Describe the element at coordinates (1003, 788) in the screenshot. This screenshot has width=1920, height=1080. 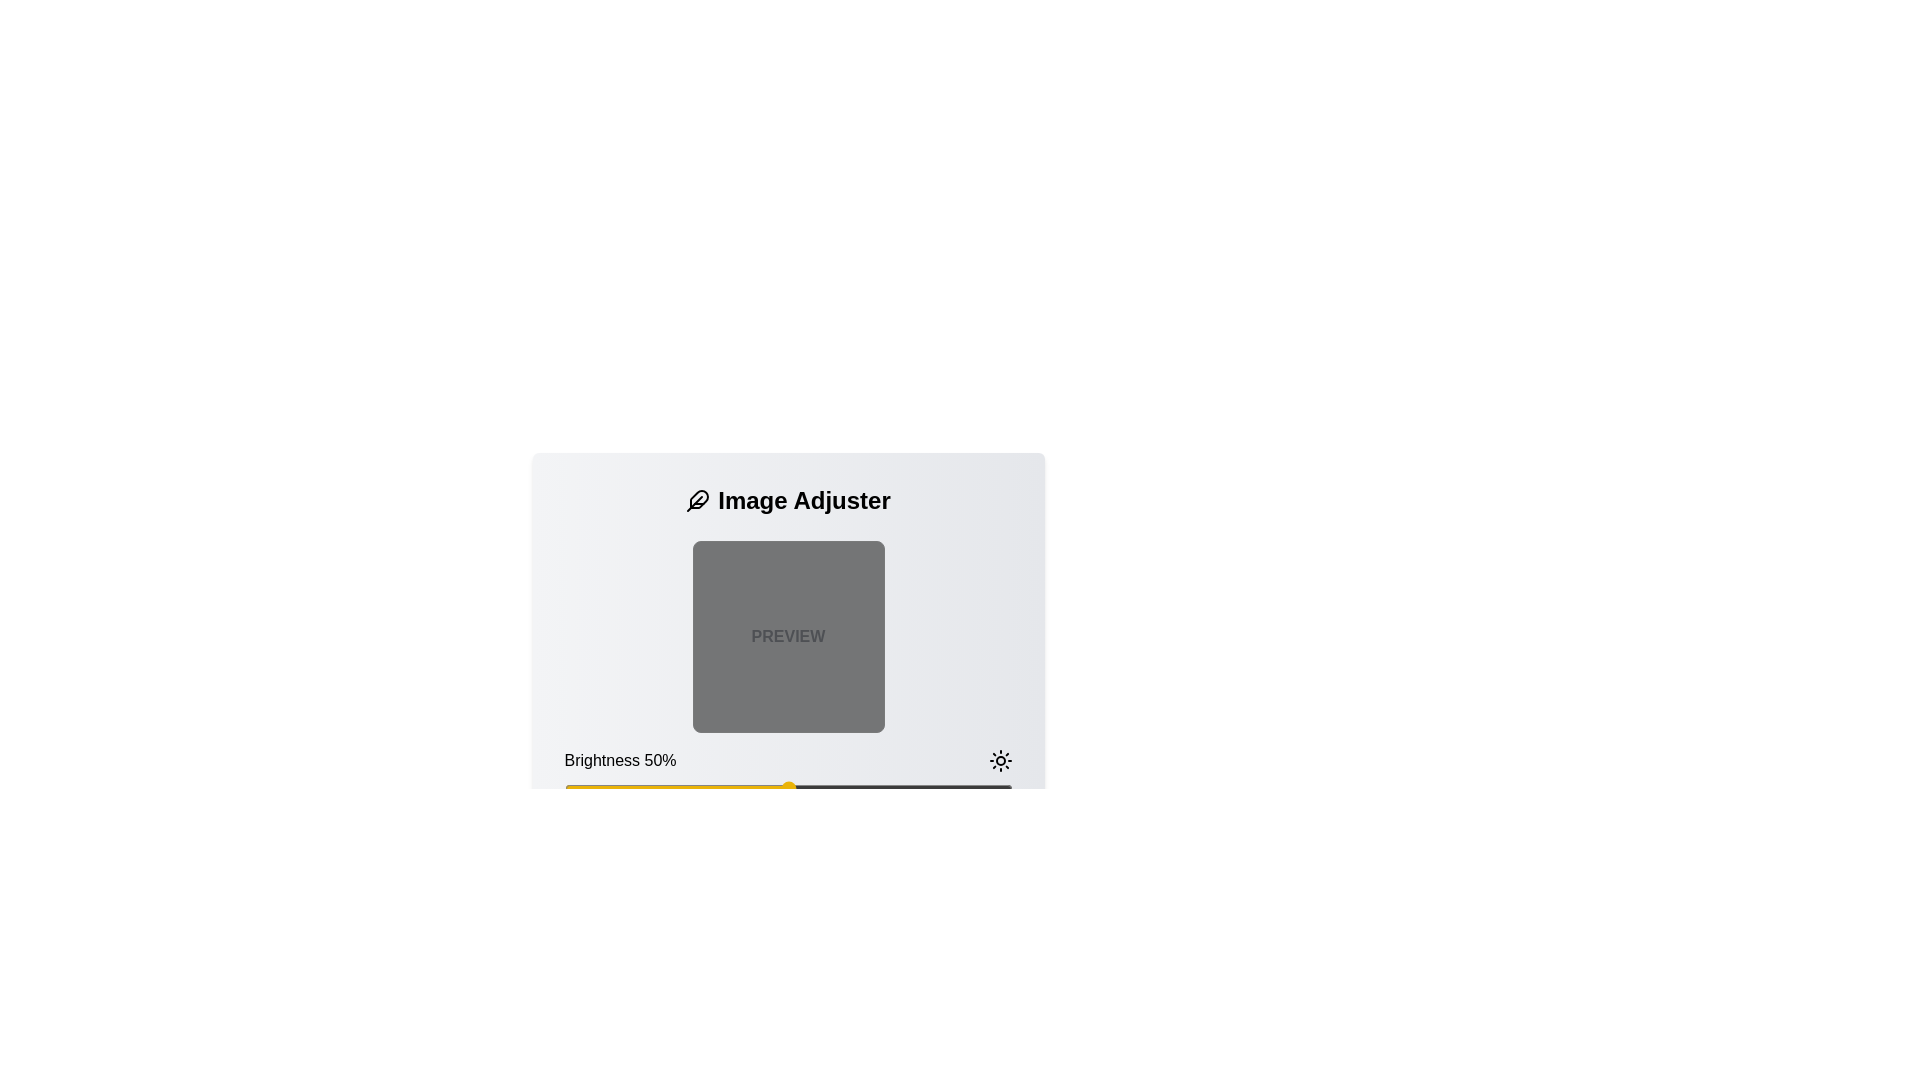
I see `the brightness level` at that location.